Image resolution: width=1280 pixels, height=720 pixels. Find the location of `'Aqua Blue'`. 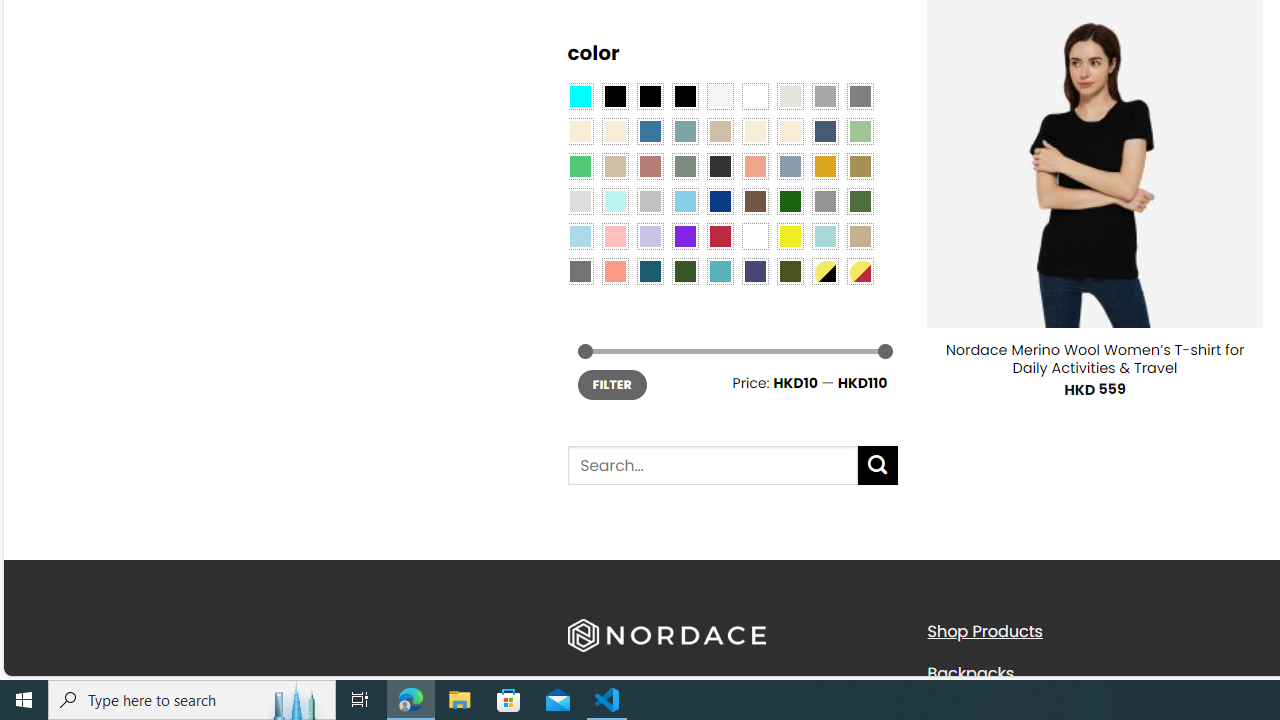

'Aqua Blue' is located at coordinates (578, 95).